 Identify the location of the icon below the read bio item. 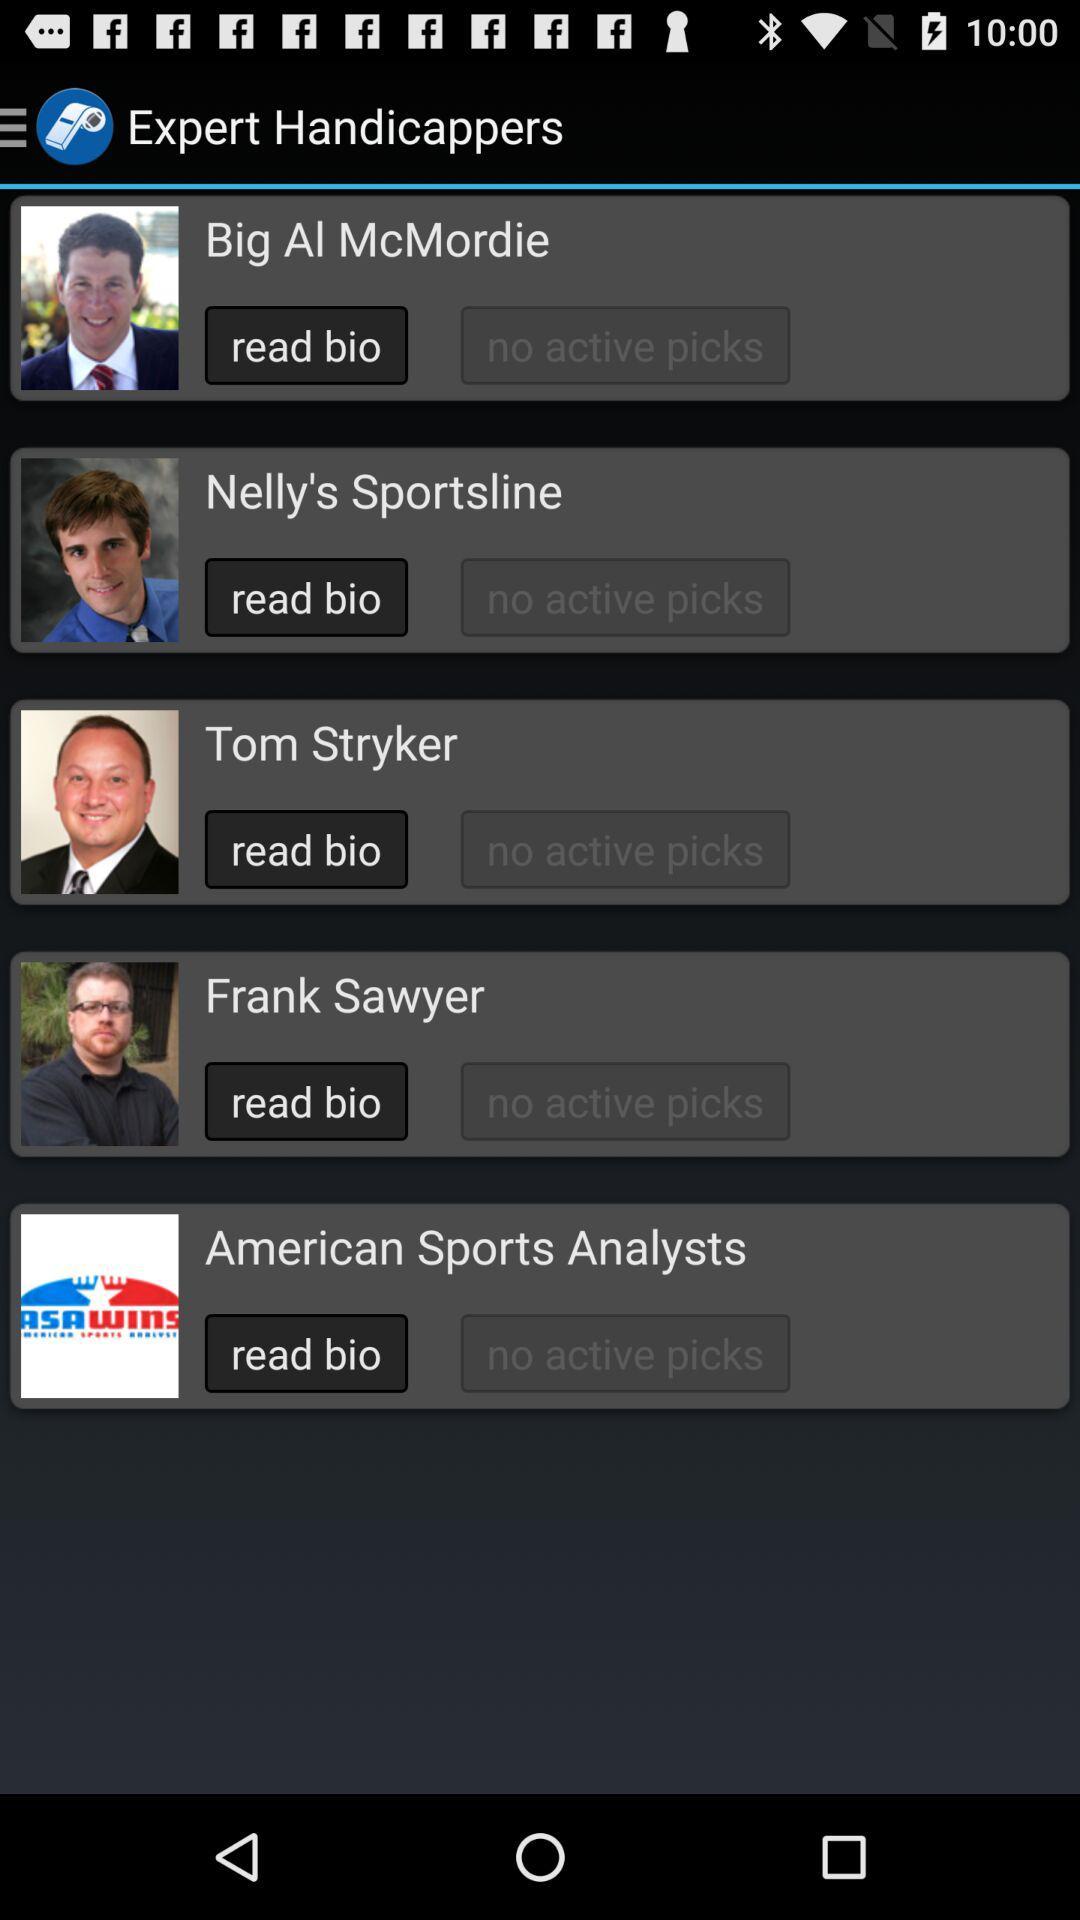
(343, 994).